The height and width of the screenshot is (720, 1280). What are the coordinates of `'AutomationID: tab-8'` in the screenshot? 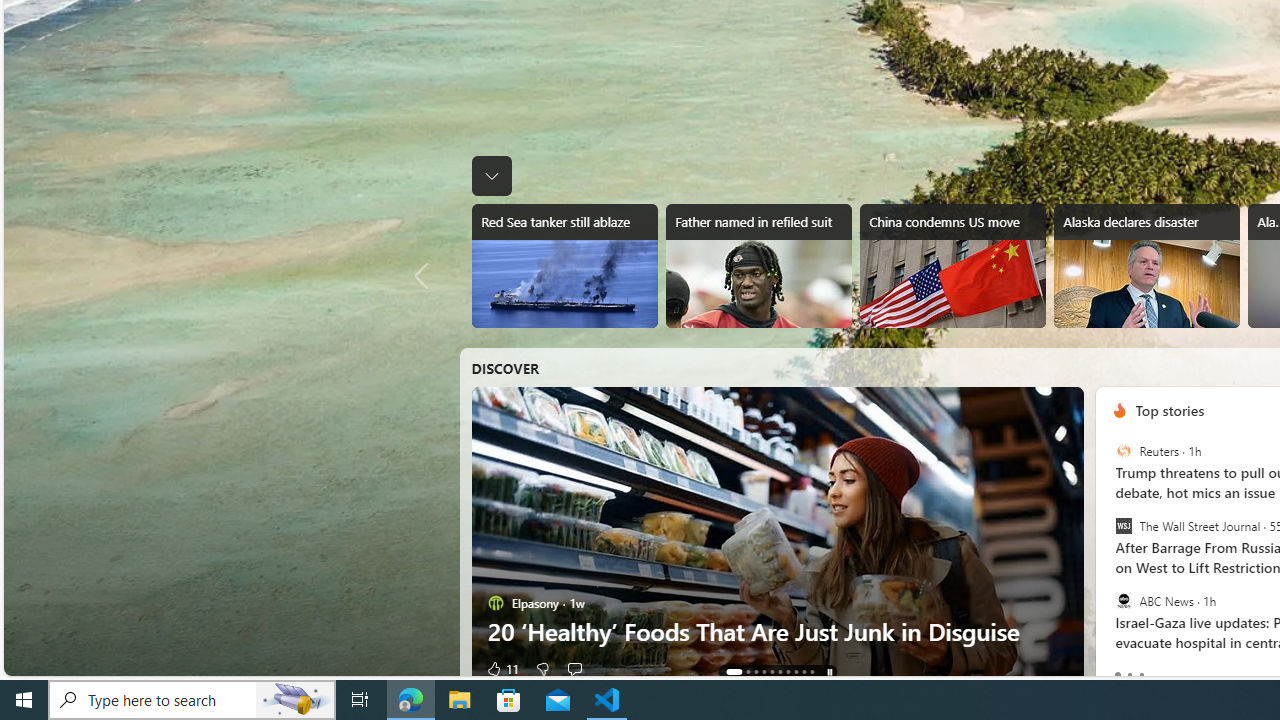 It's located at (803, 672).